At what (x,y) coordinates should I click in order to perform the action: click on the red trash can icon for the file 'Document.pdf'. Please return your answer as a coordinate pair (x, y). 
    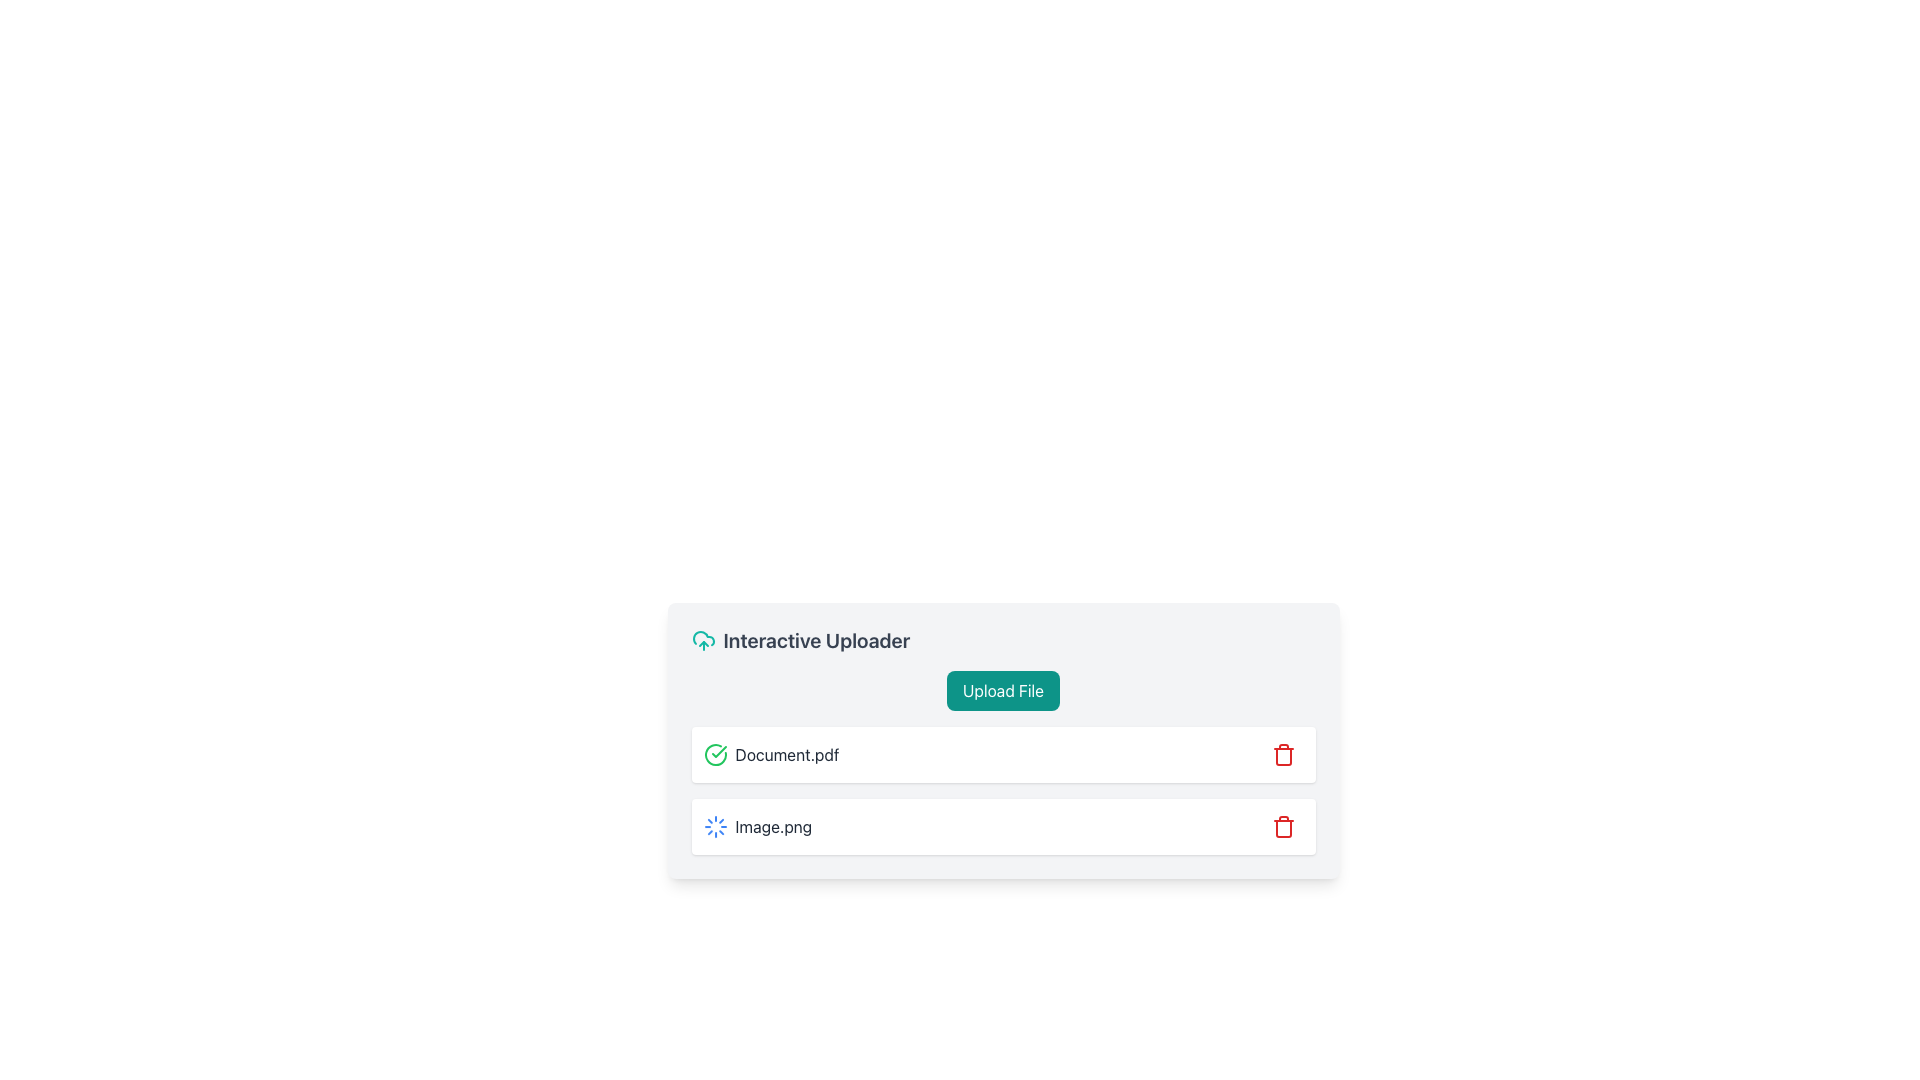
    Looking at the image, I should click on (1283, 755).